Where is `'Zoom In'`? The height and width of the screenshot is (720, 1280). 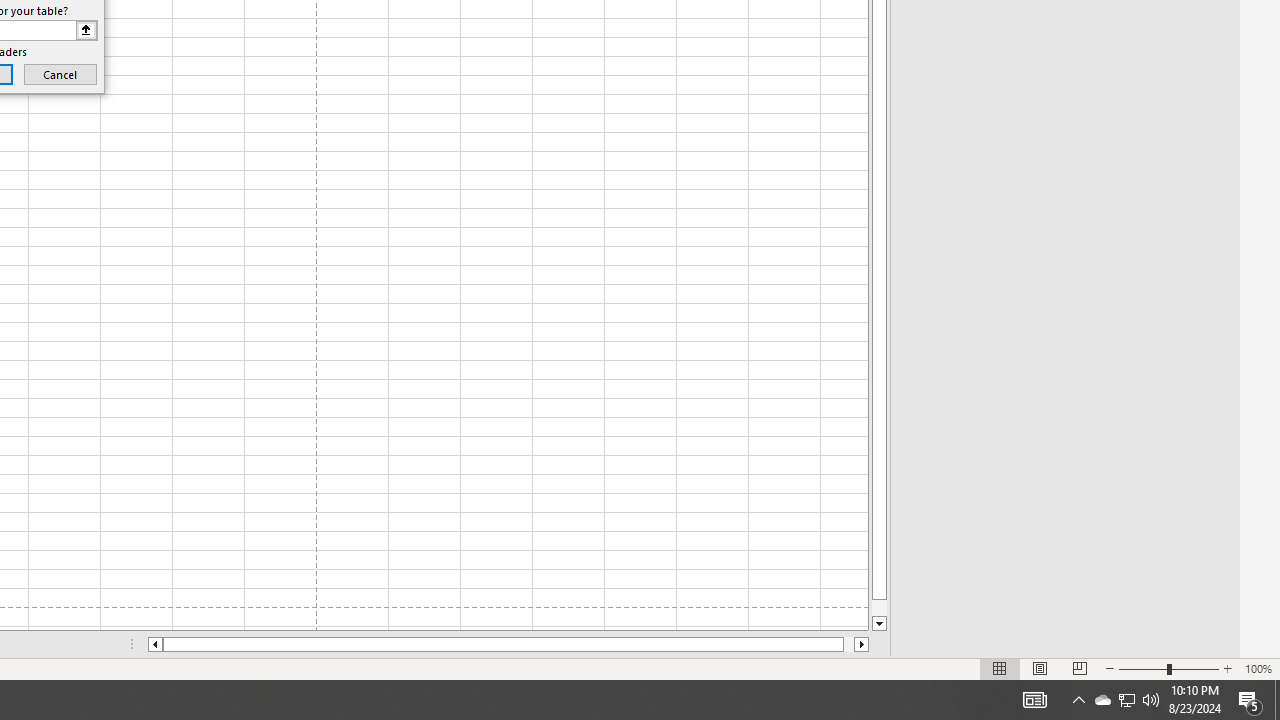 'Zoom In' is located at coordinates (1226, 669).